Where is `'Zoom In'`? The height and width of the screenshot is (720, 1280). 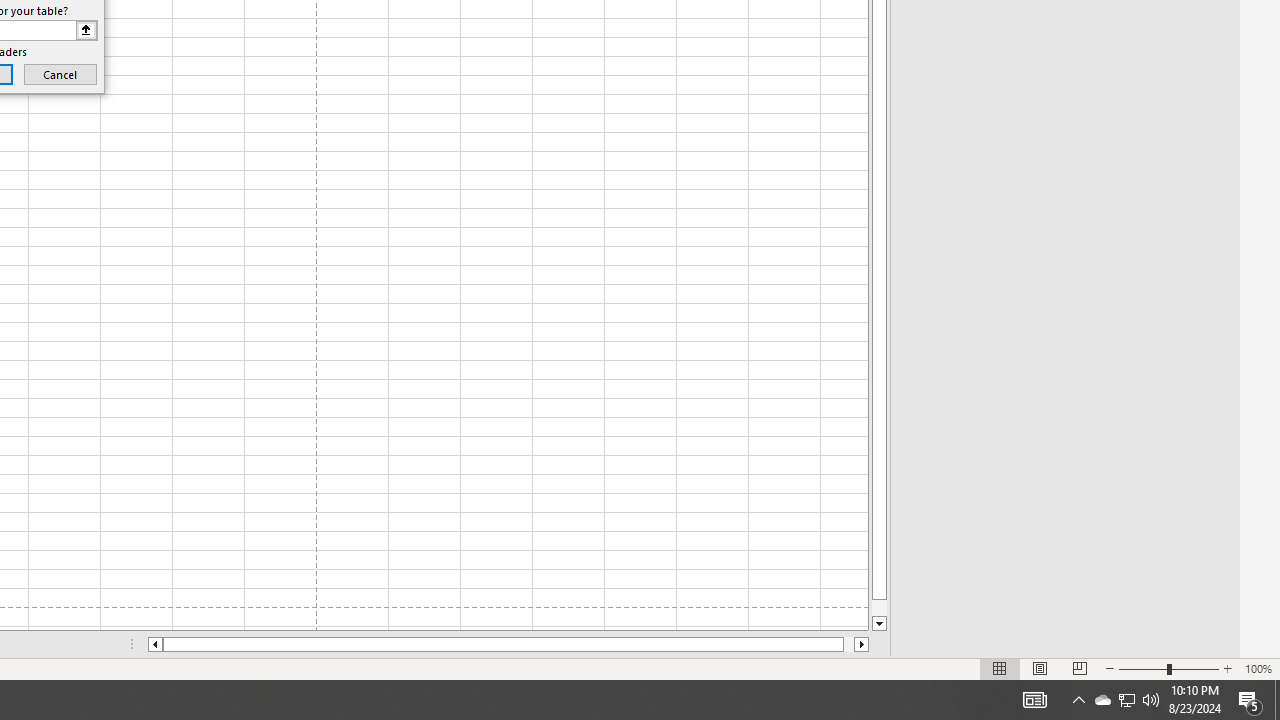 'Zoom In' is located at coordinates (1226, 669).